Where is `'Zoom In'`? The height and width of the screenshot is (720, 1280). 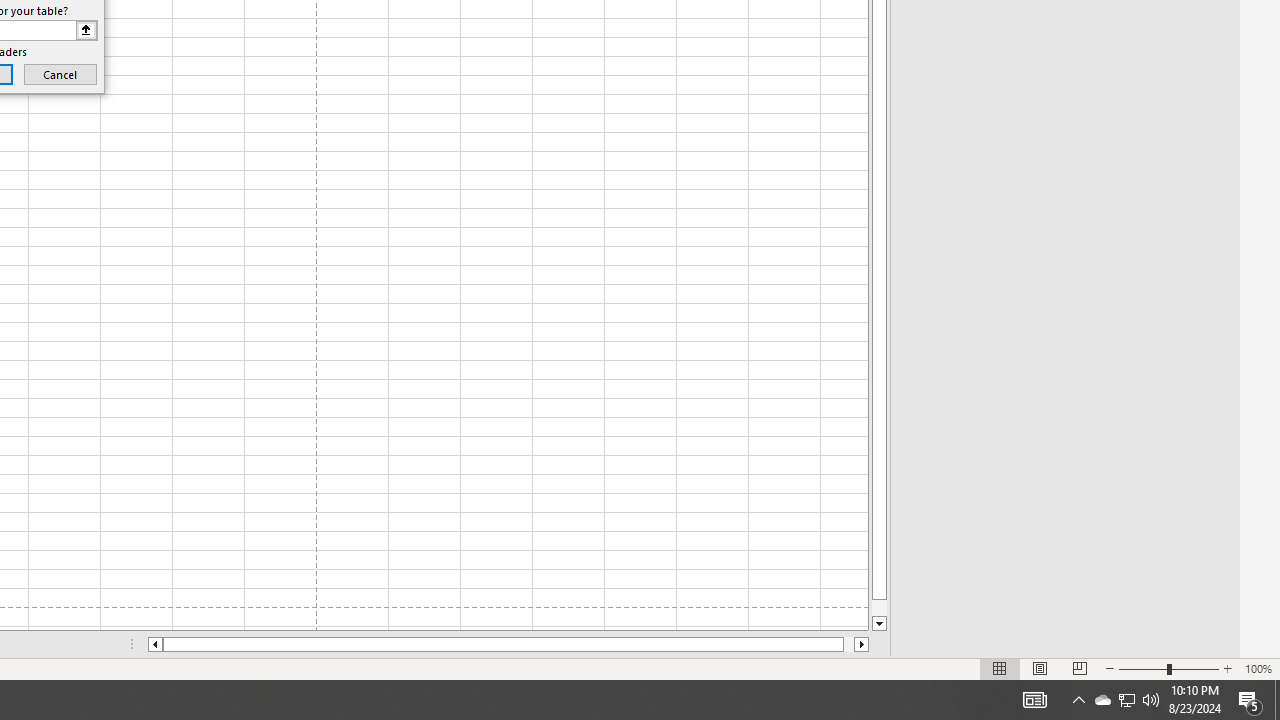 'Zoom In' is located at coordinates (1226, 669).